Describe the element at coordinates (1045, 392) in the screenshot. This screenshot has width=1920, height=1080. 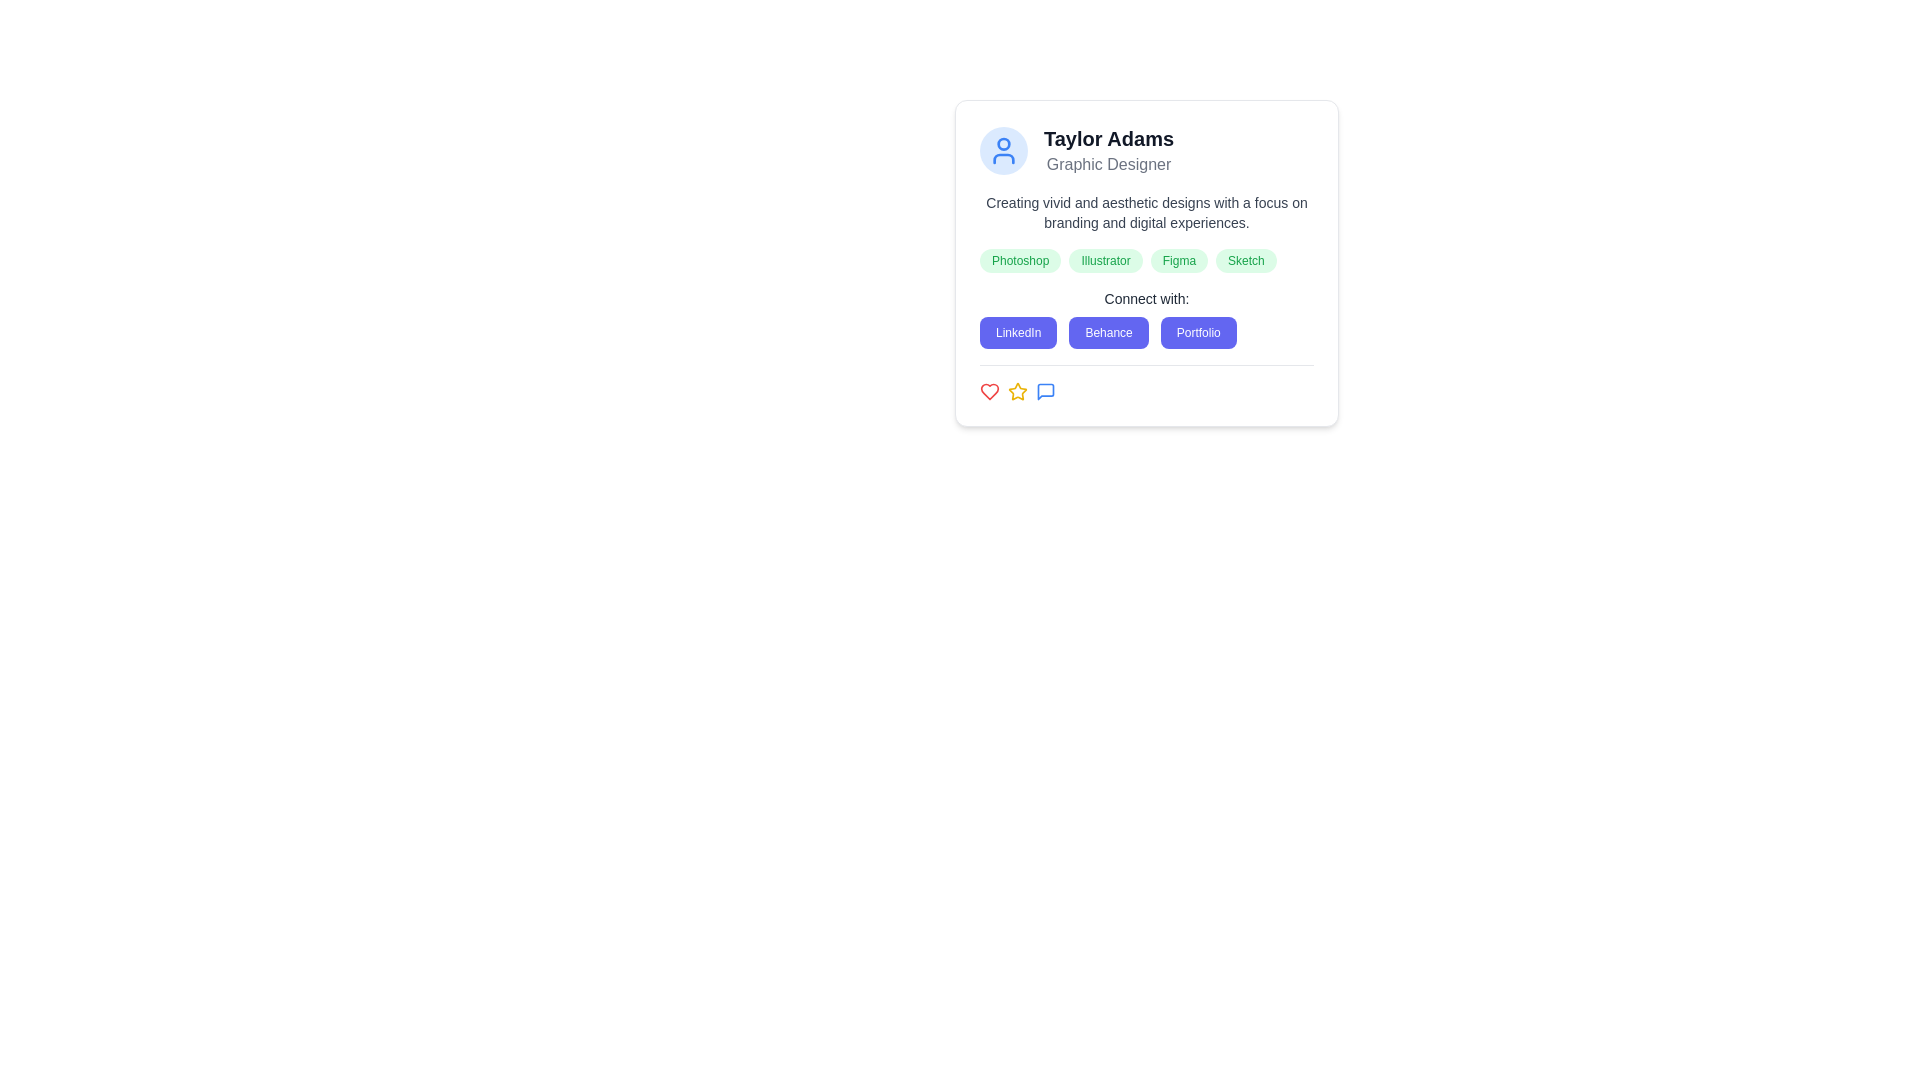
I see `the messaging icon located as the fourth item in a horizontal row at the bottom of the central card` at that location.